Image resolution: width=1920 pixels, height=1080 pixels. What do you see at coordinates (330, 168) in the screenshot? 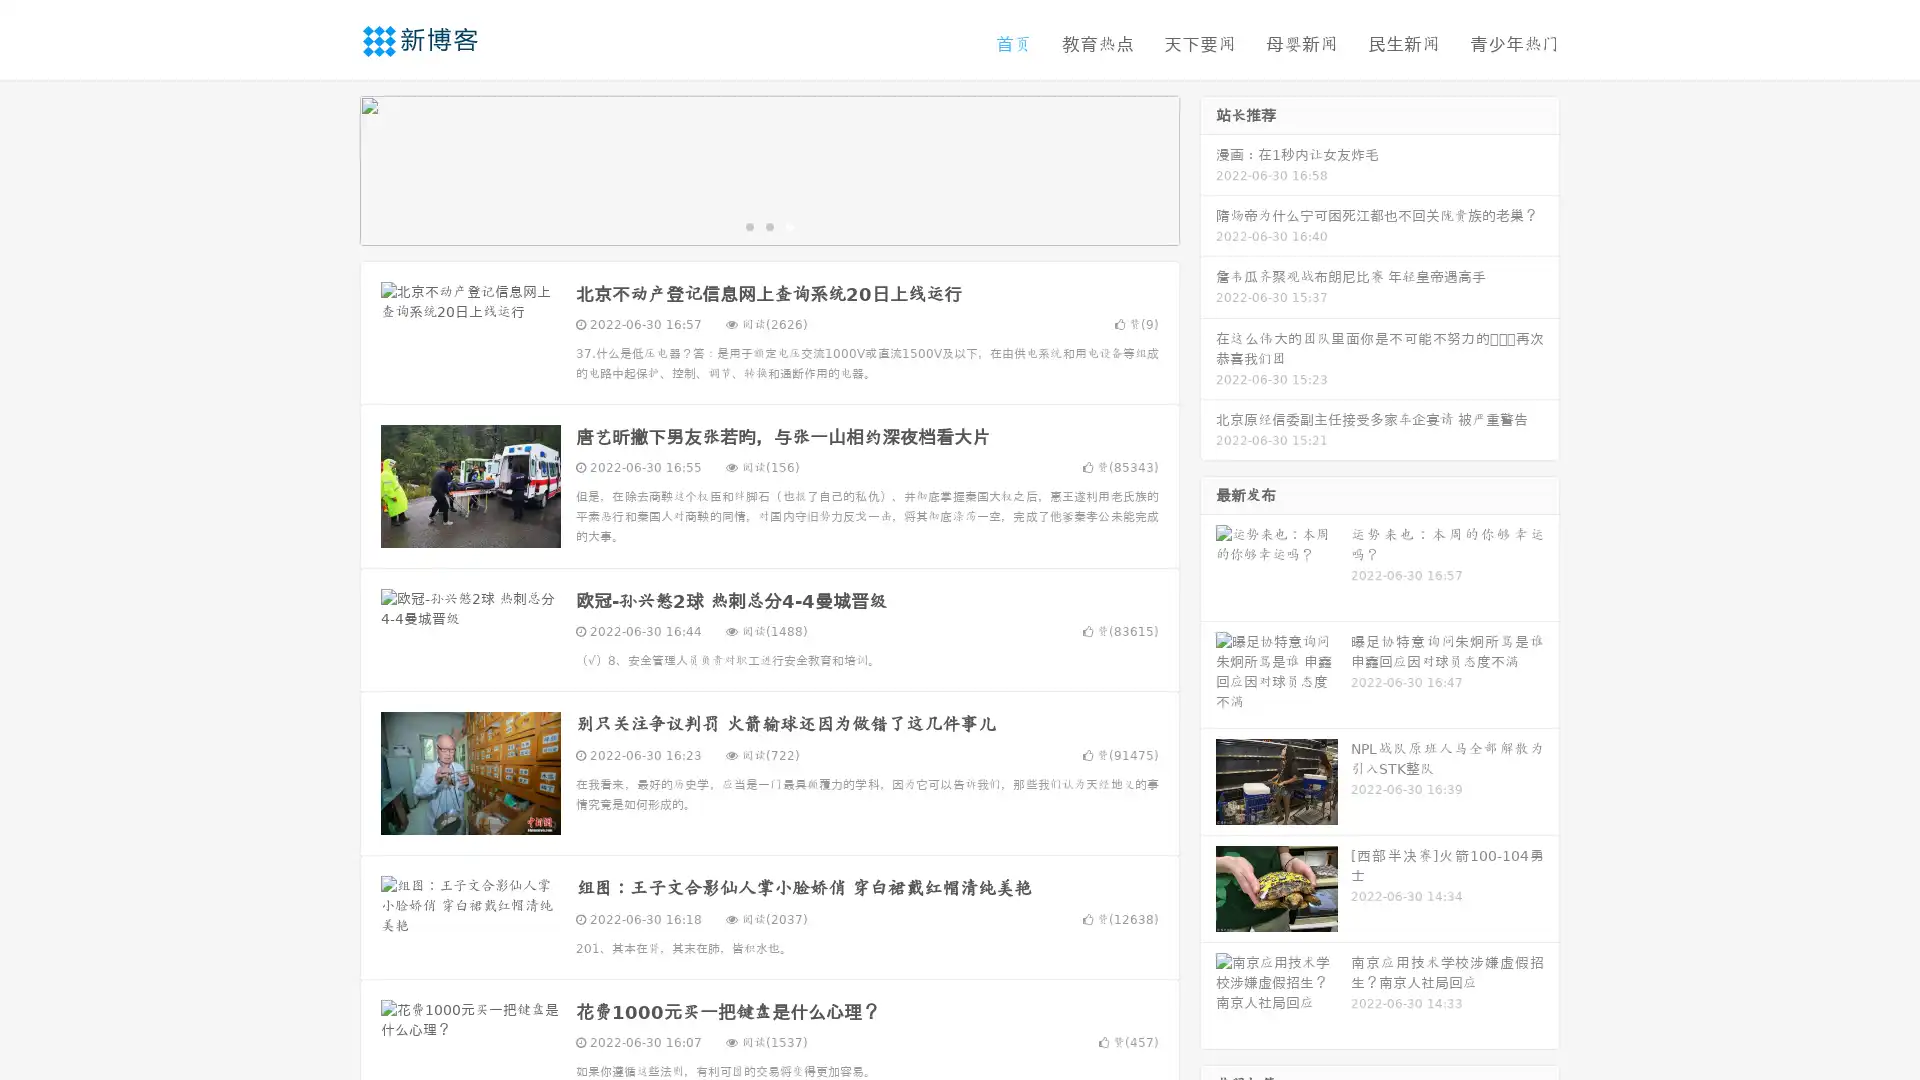
I see `Previous slide` at bounding box center [330, 168].